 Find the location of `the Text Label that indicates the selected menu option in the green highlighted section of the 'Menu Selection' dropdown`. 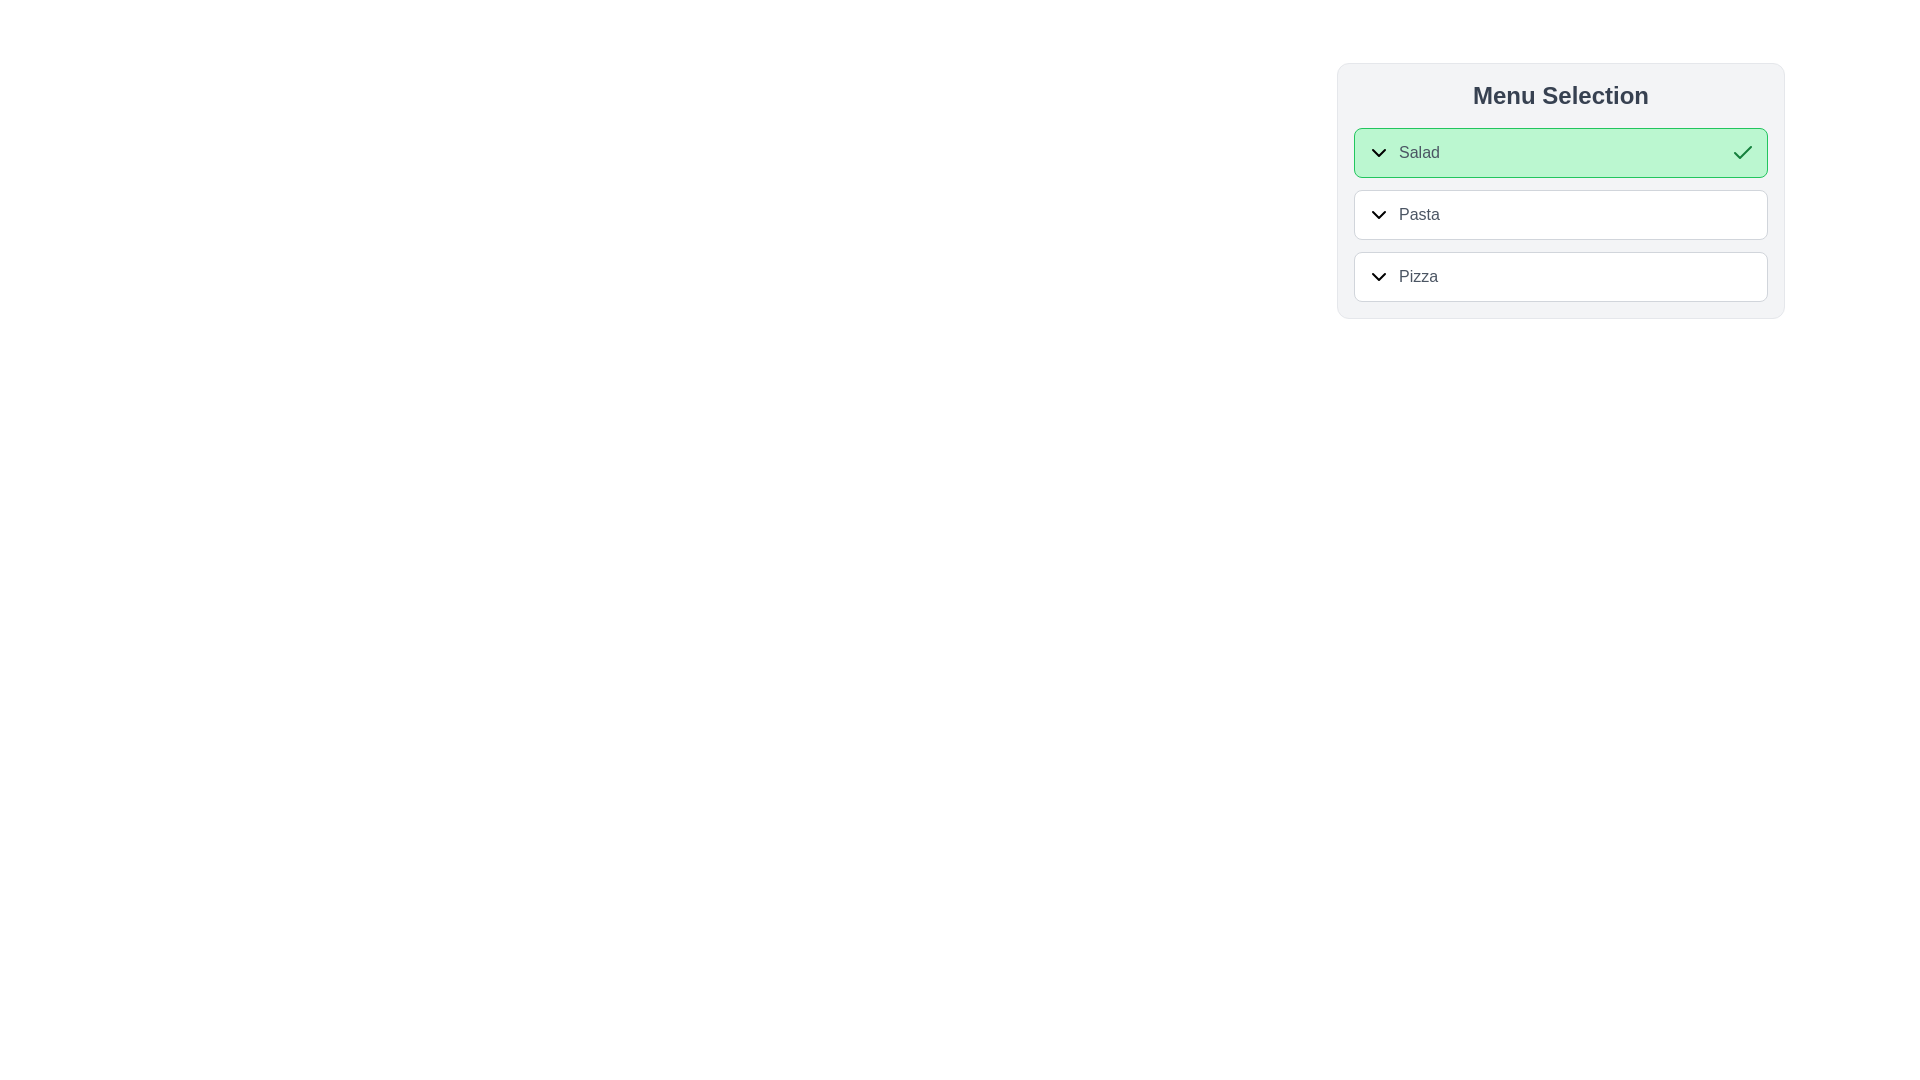

the Text Label that indicates the selected menu option in the green highlighted section of the 'Menu Selection' dropdown is located at coordinates (1402, 152).